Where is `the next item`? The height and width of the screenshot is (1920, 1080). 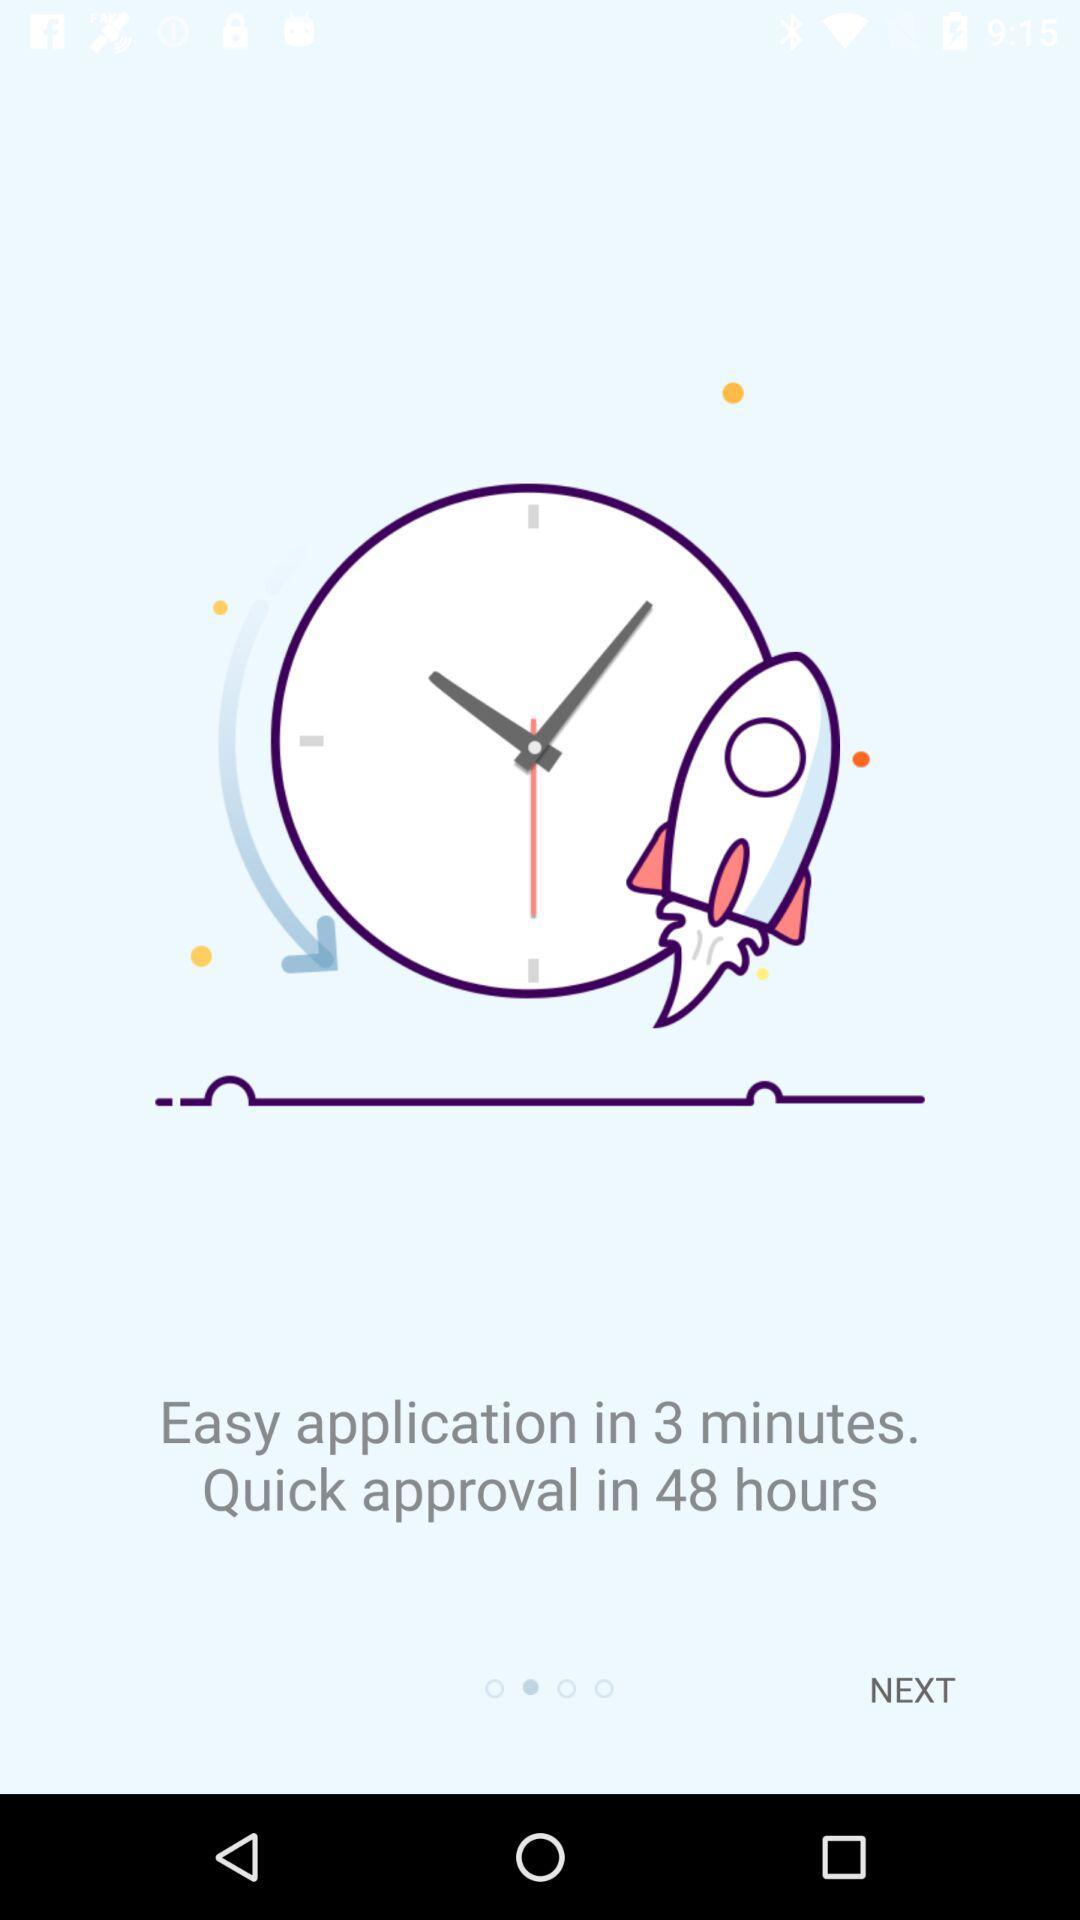
the next item is located at coordinates (911, 1688).